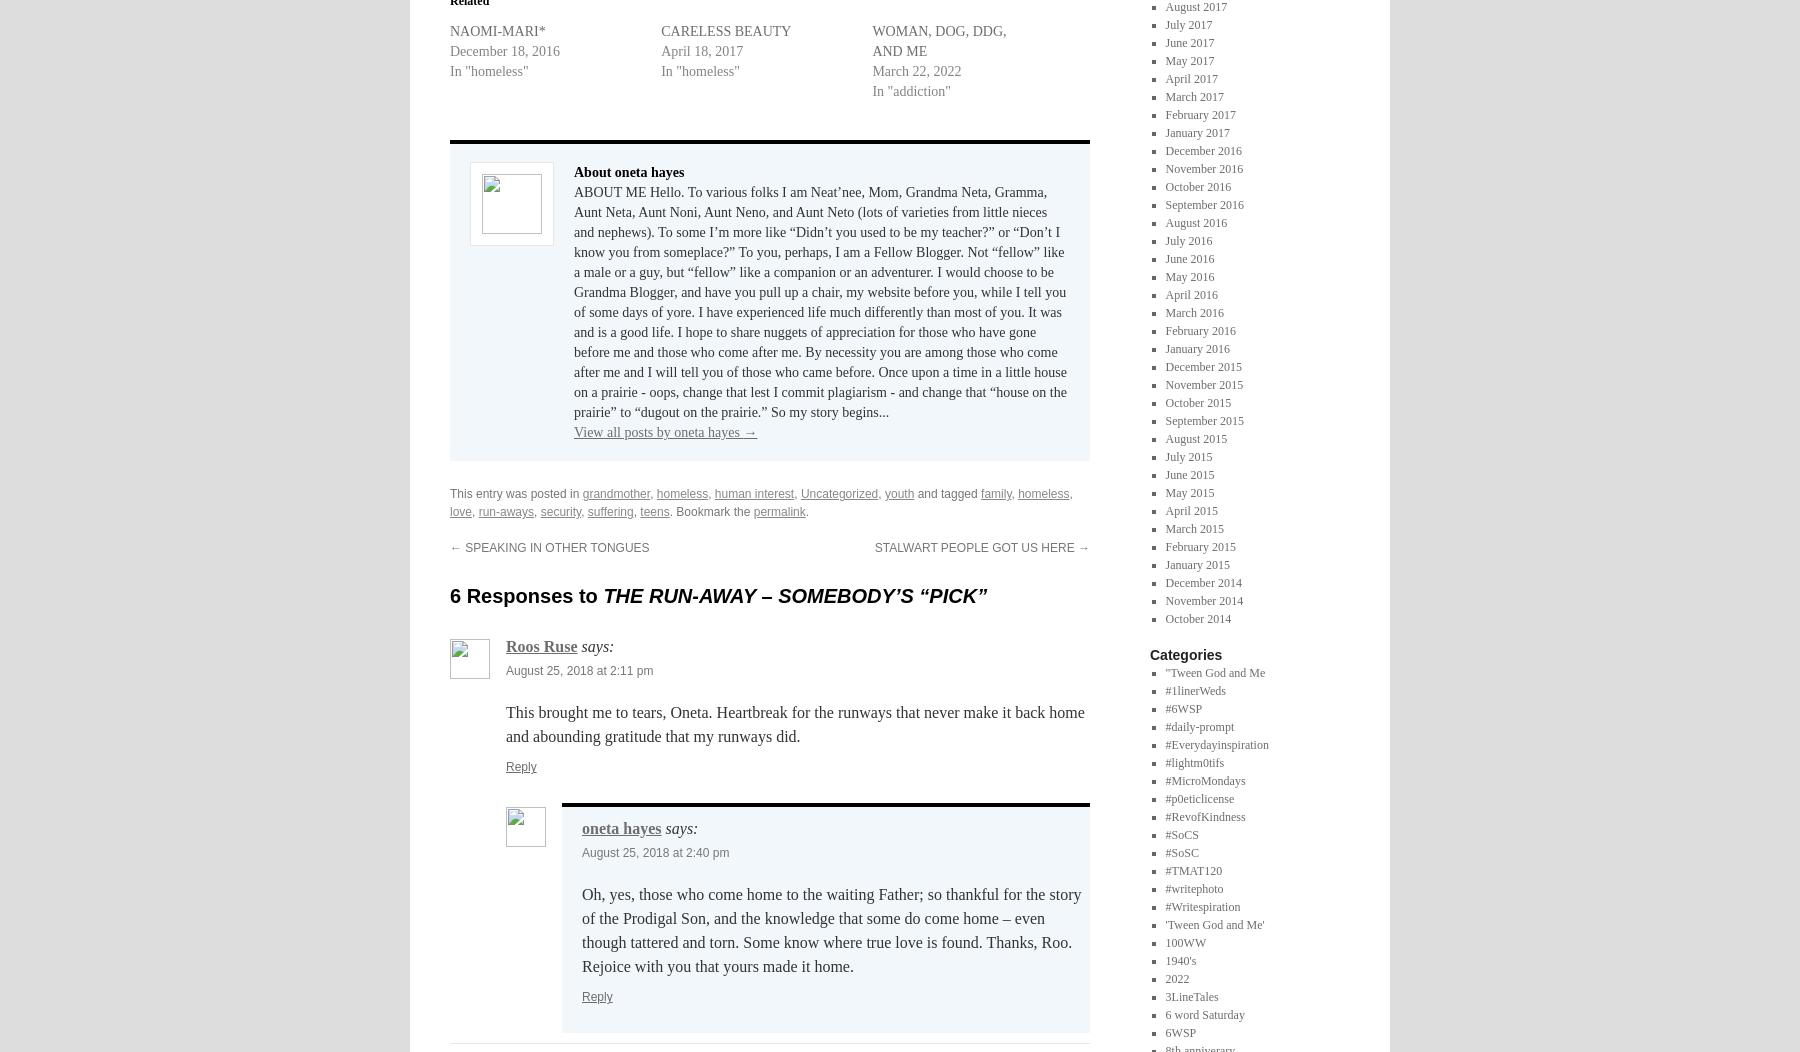  What do you see at coordinates (1190, 76) in the screenshot?
I see `'April 2017'` at bounding box center [1190, 76].